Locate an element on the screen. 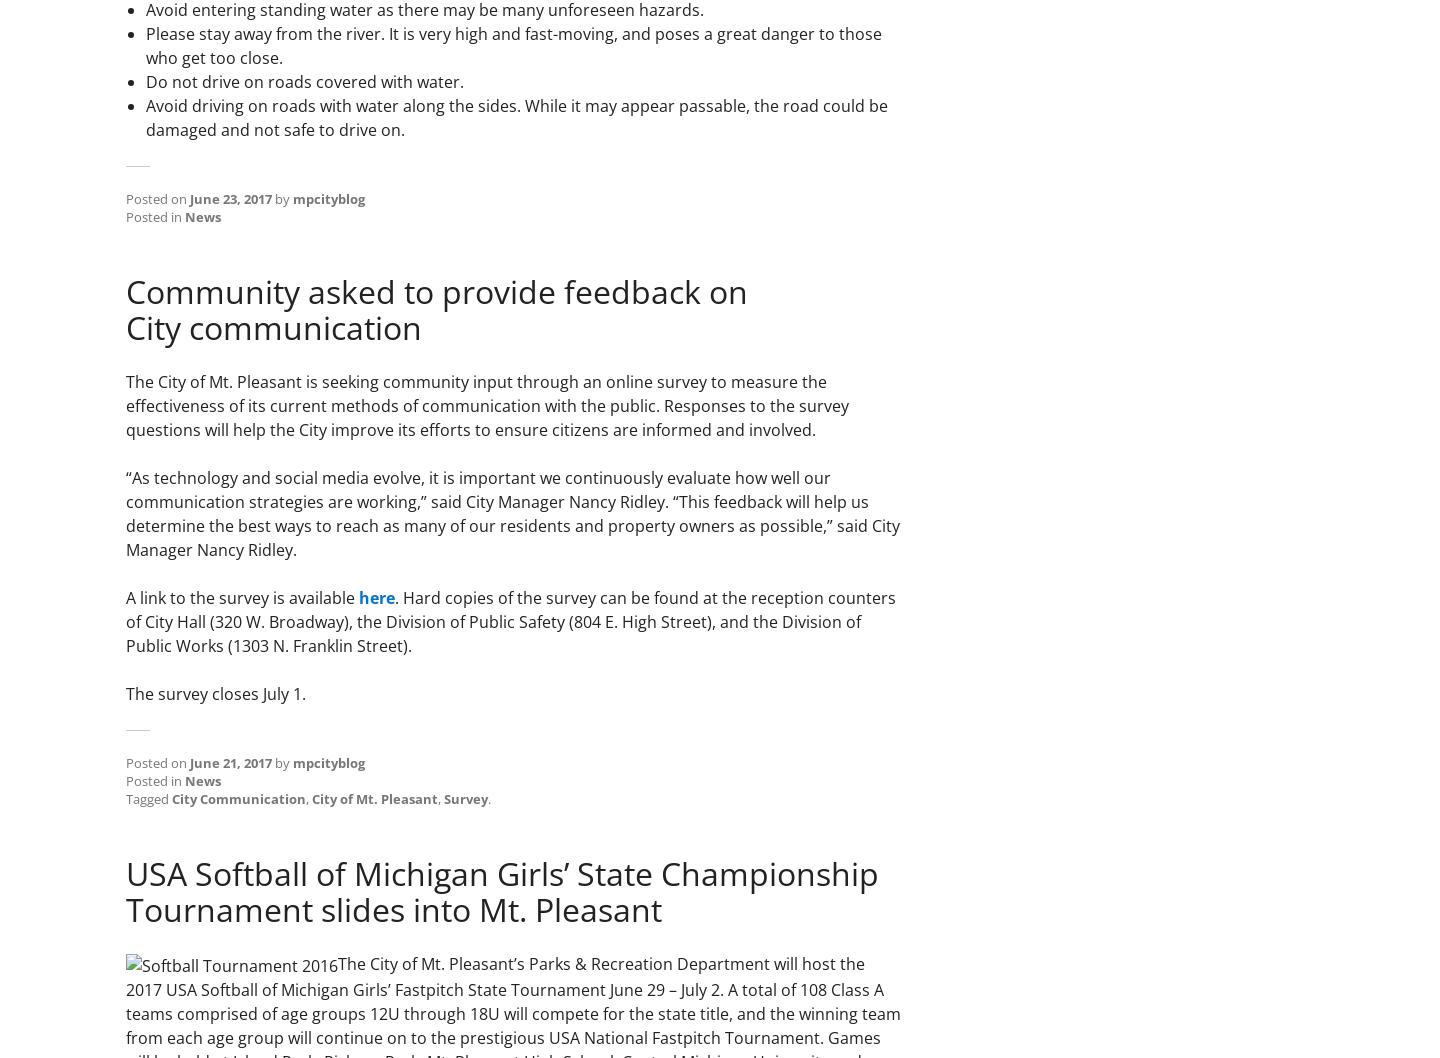 This screenshot has height=1058, width=1440. 'A link to the survey is available' is located at coordinates (241, 597).